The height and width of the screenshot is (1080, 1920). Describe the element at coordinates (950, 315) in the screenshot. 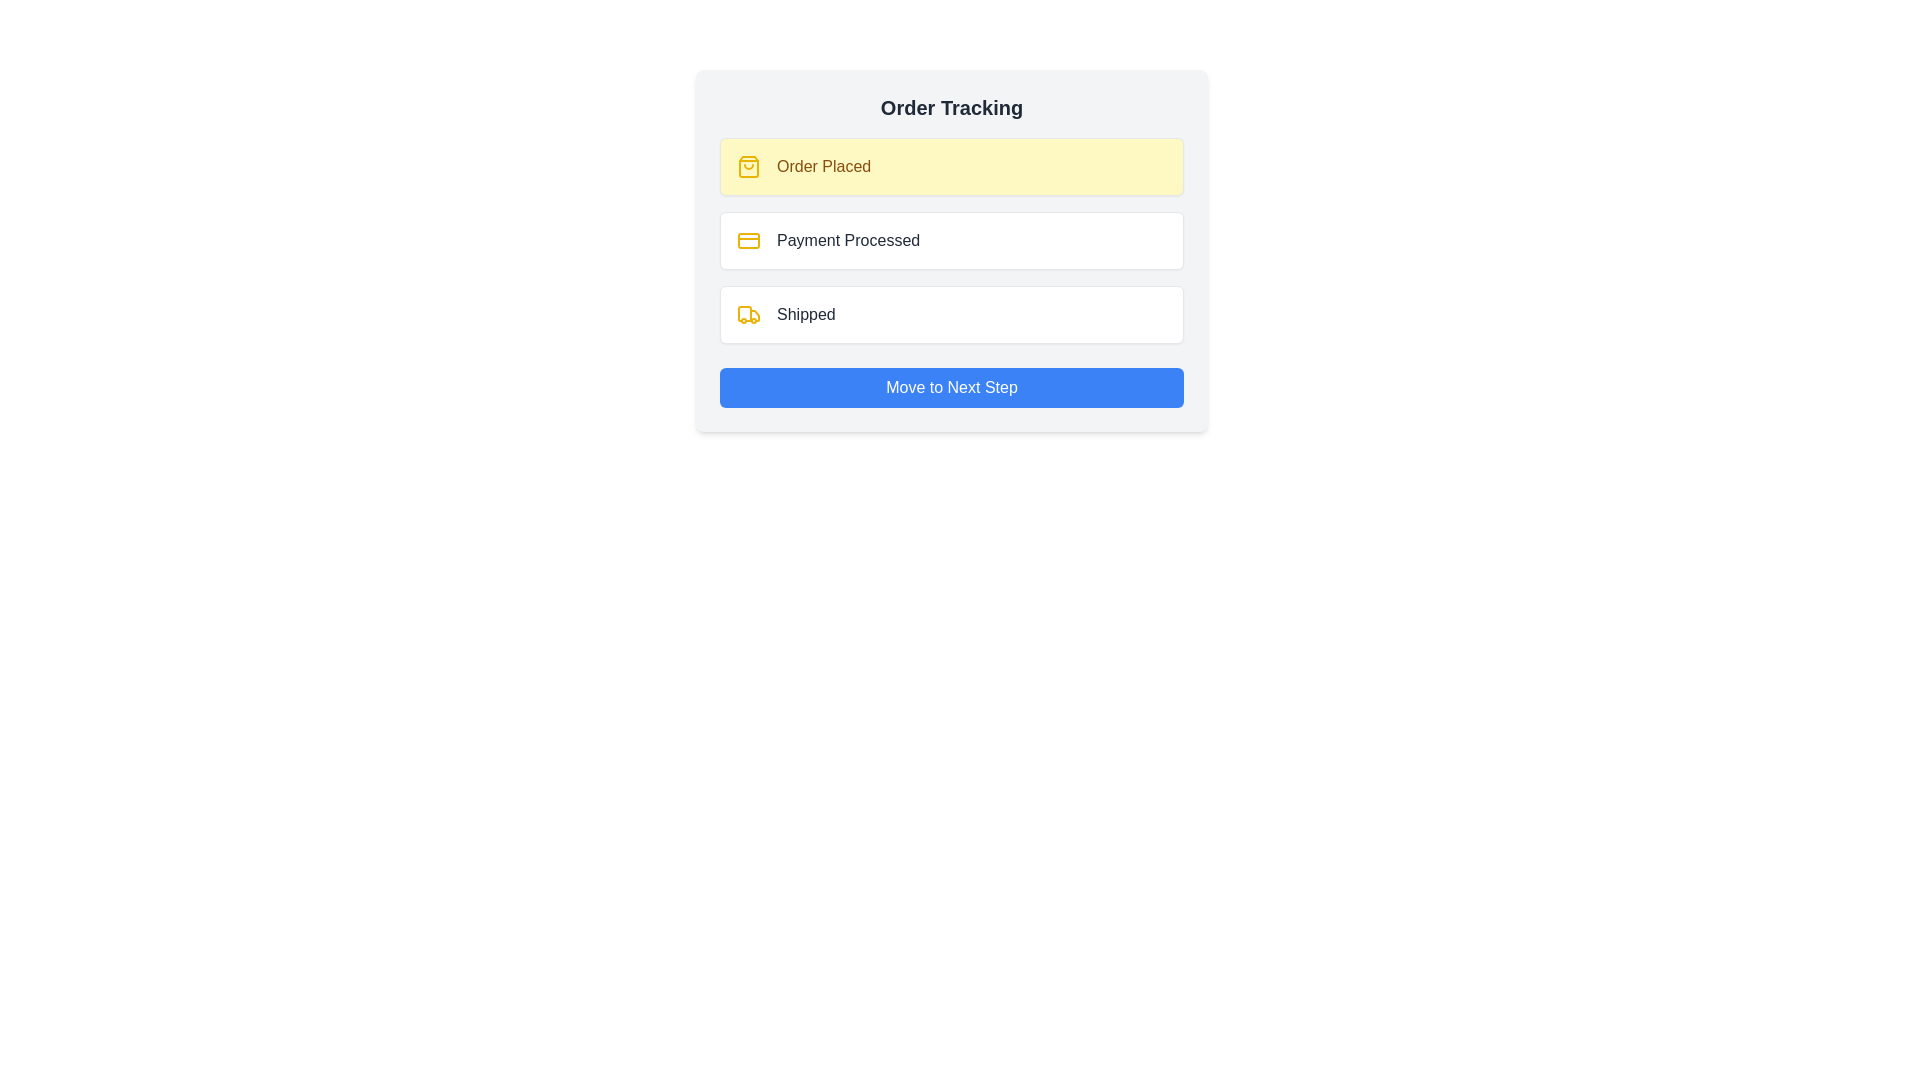

I see `the Status indicator that shows 'Shipped', which is the third item in the Order Tracking section, located below 'Payment Processed'` at that location.